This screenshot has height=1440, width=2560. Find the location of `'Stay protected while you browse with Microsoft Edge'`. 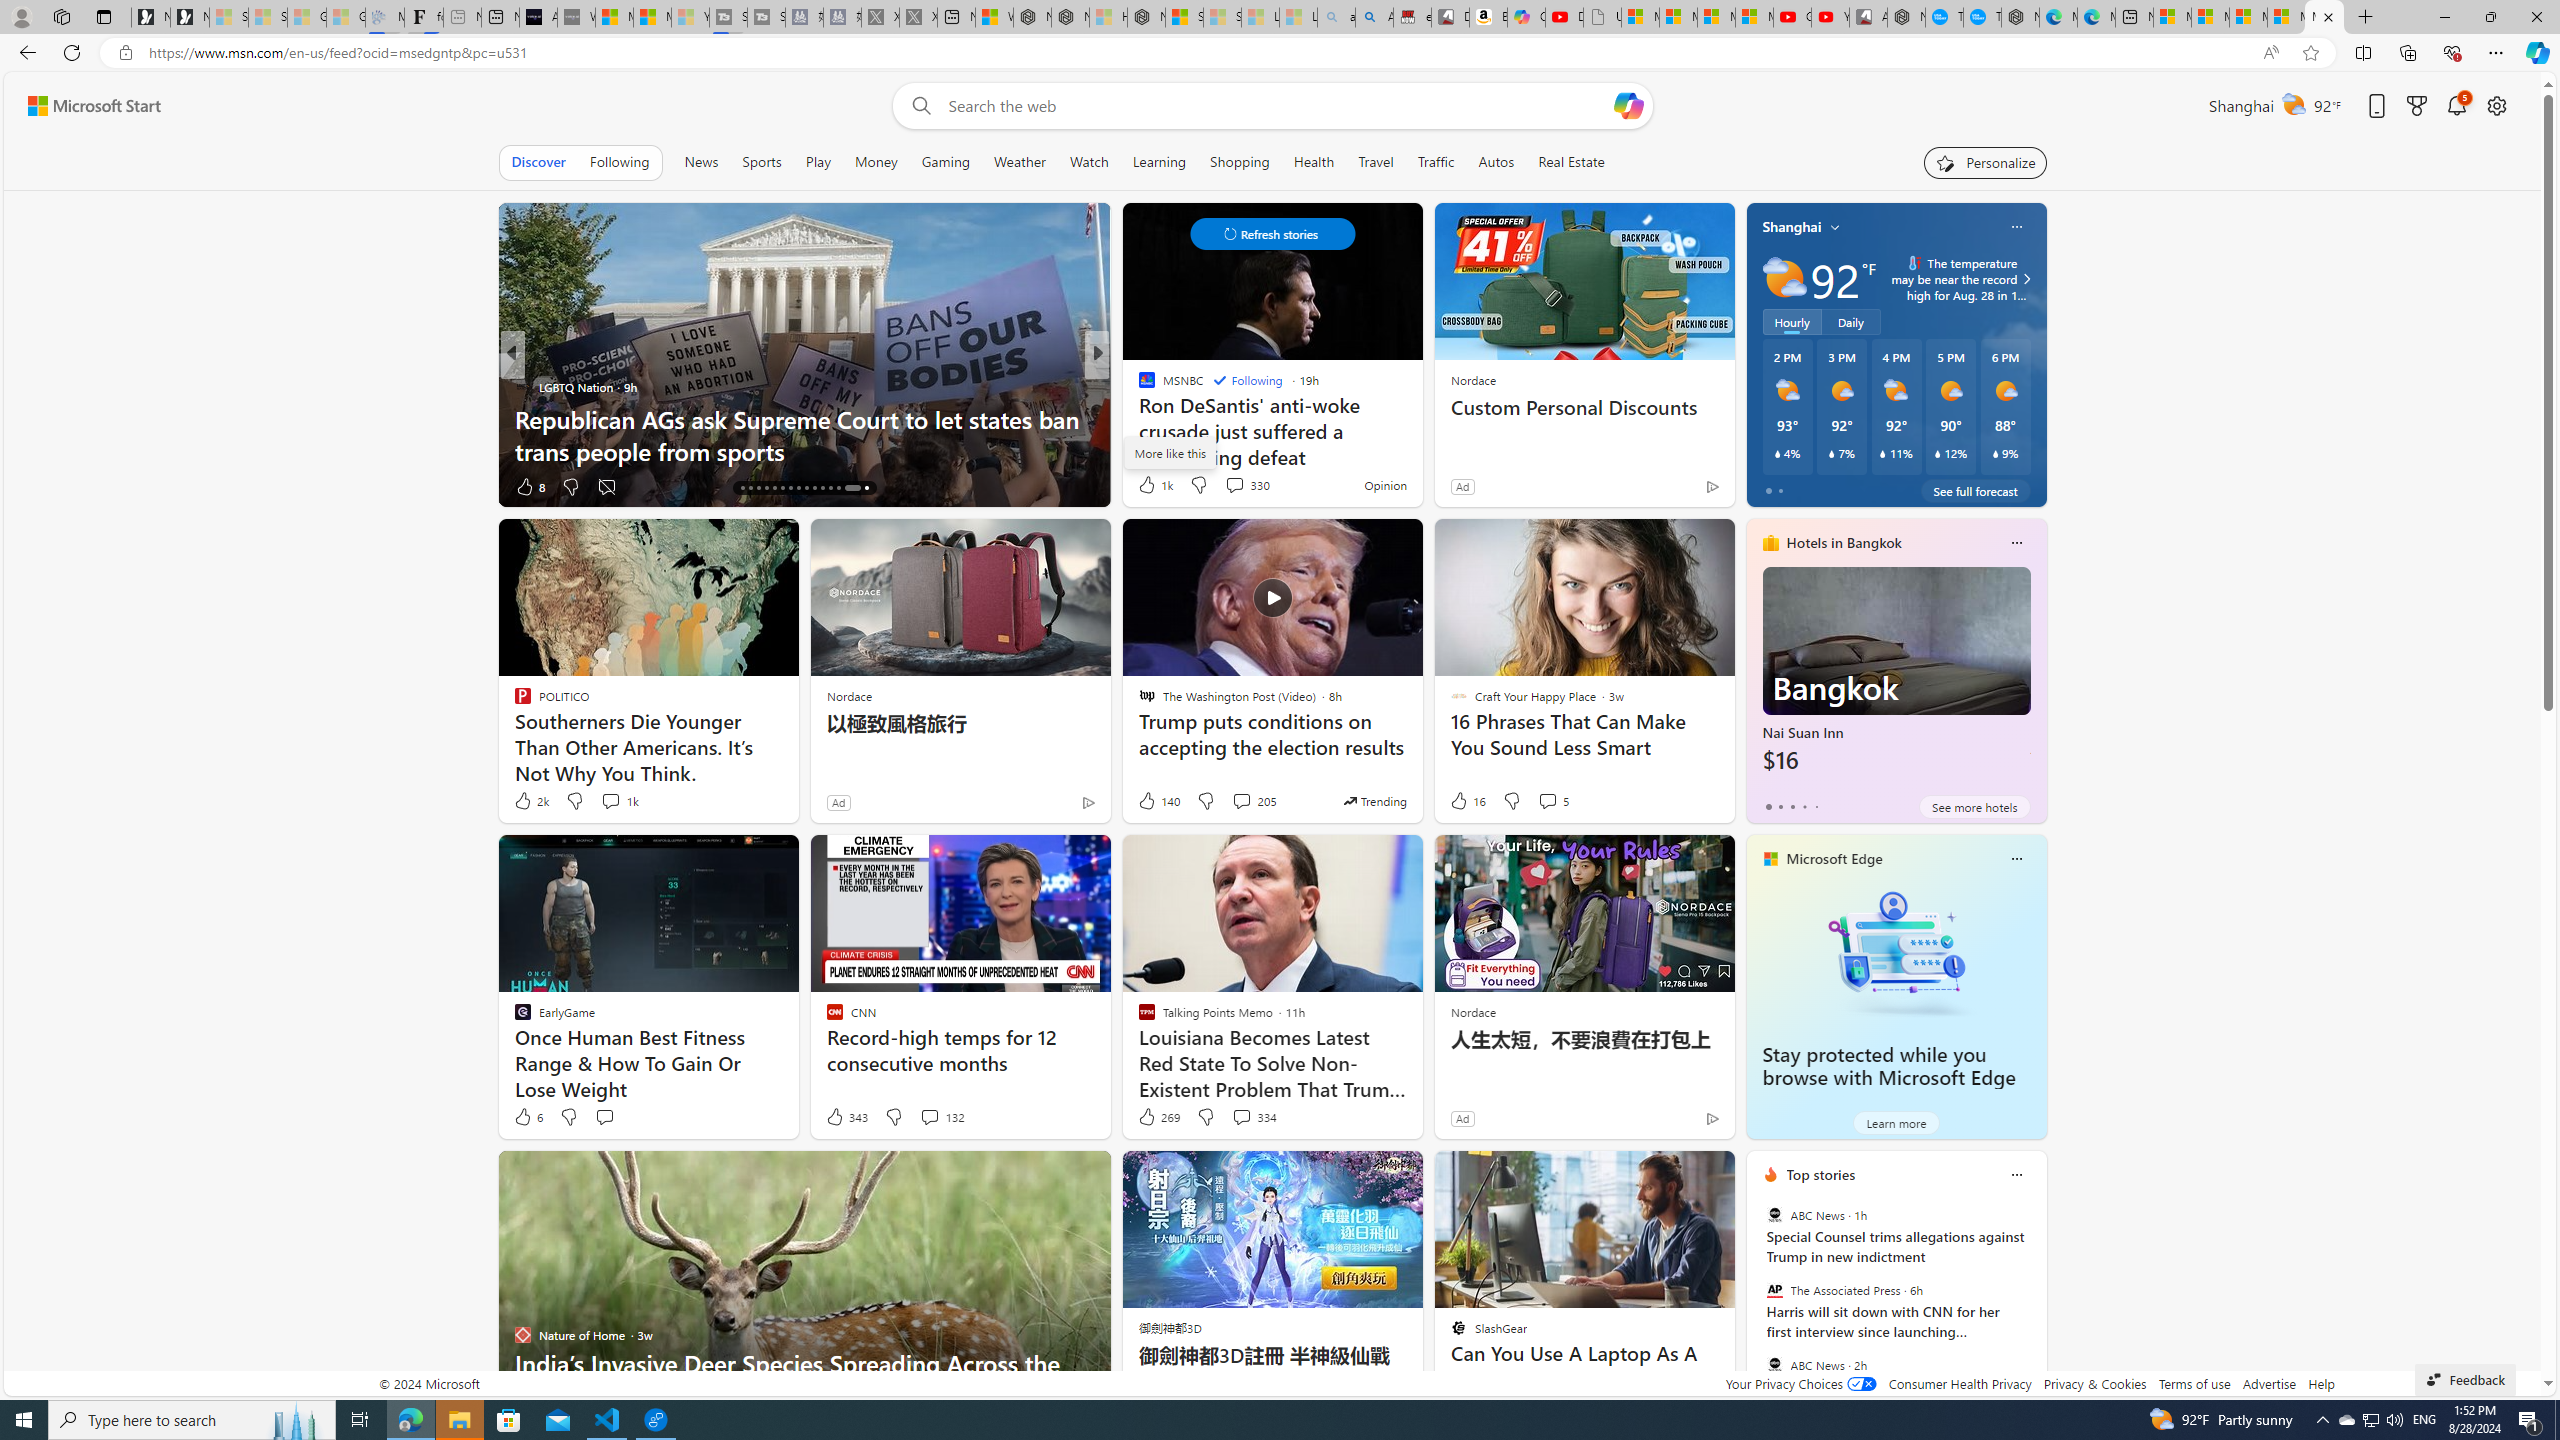

'Stay protected while you browse with Microsoft Edge' is located at coordinates (1895, 951).